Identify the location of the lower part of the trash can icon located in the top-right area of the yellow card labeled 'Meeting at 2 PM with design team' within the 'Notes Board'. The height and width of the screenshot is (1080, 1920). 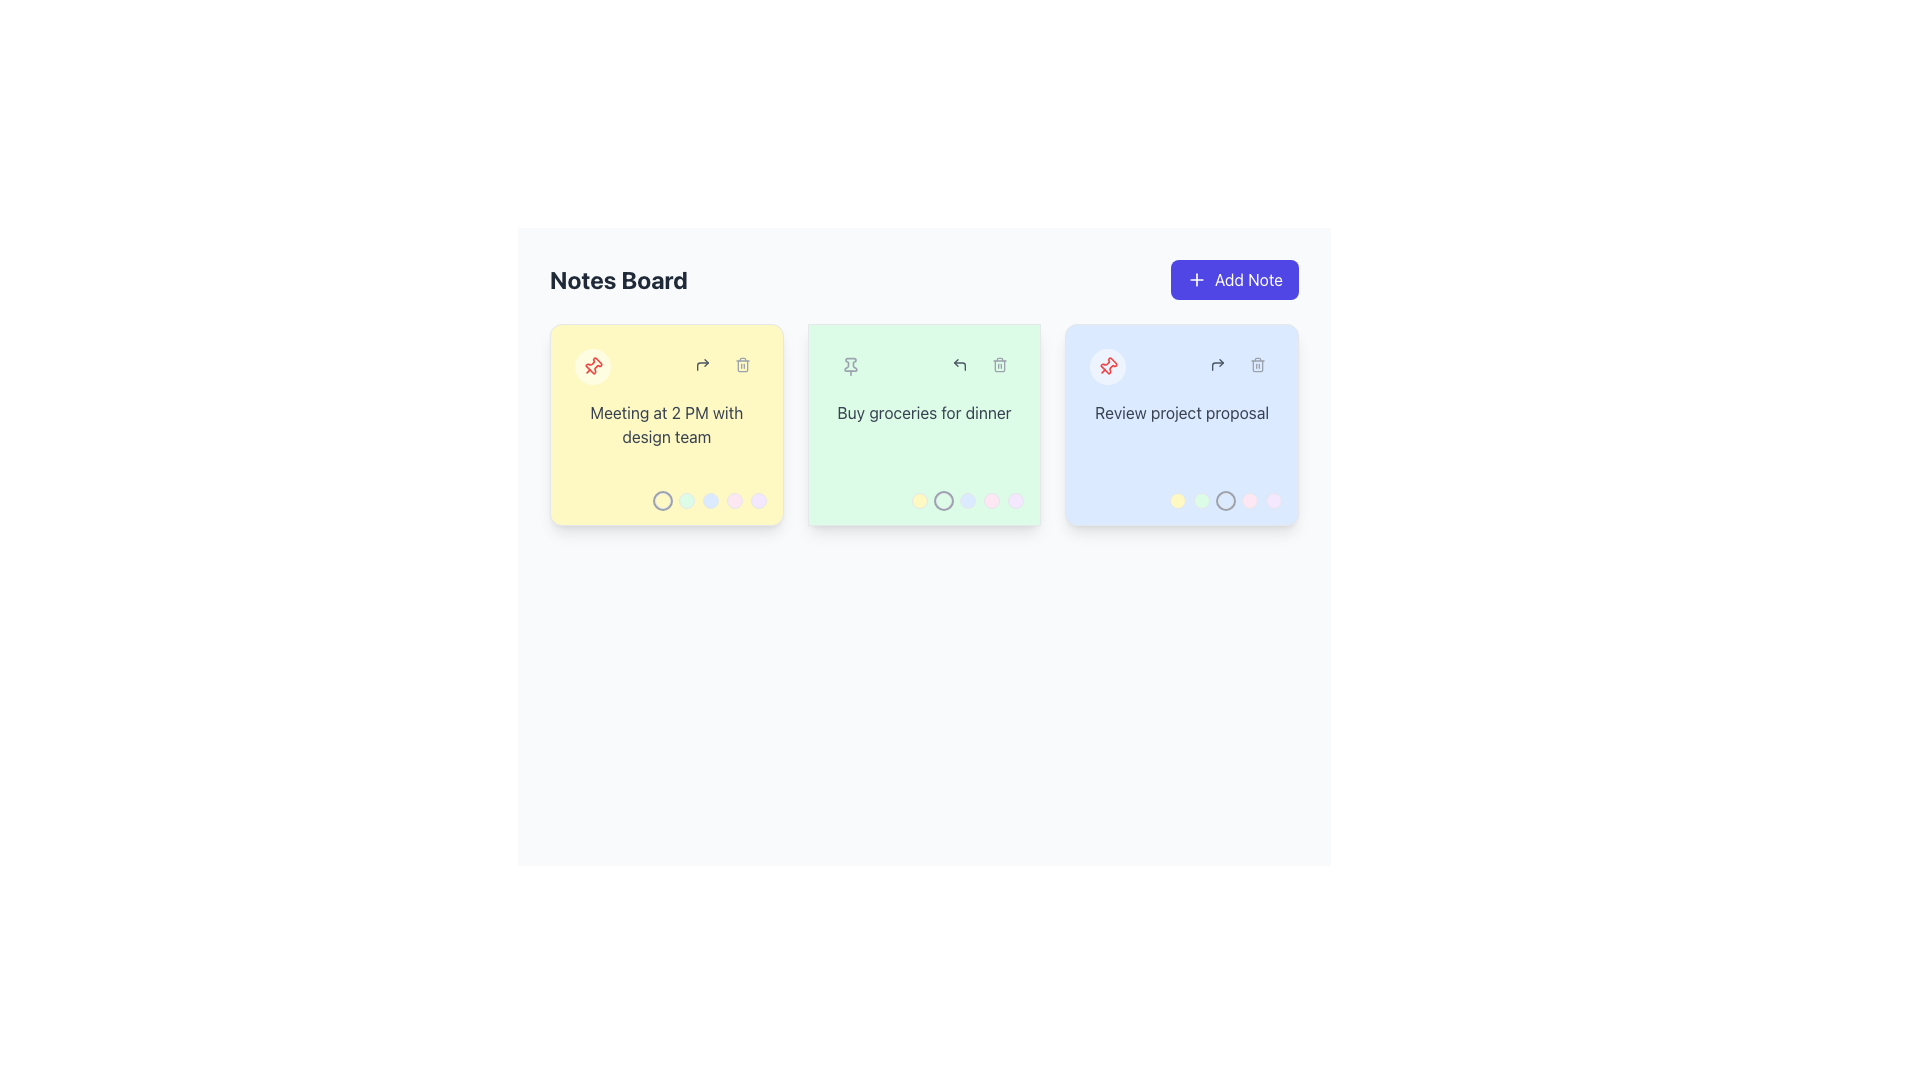
(741, 366).